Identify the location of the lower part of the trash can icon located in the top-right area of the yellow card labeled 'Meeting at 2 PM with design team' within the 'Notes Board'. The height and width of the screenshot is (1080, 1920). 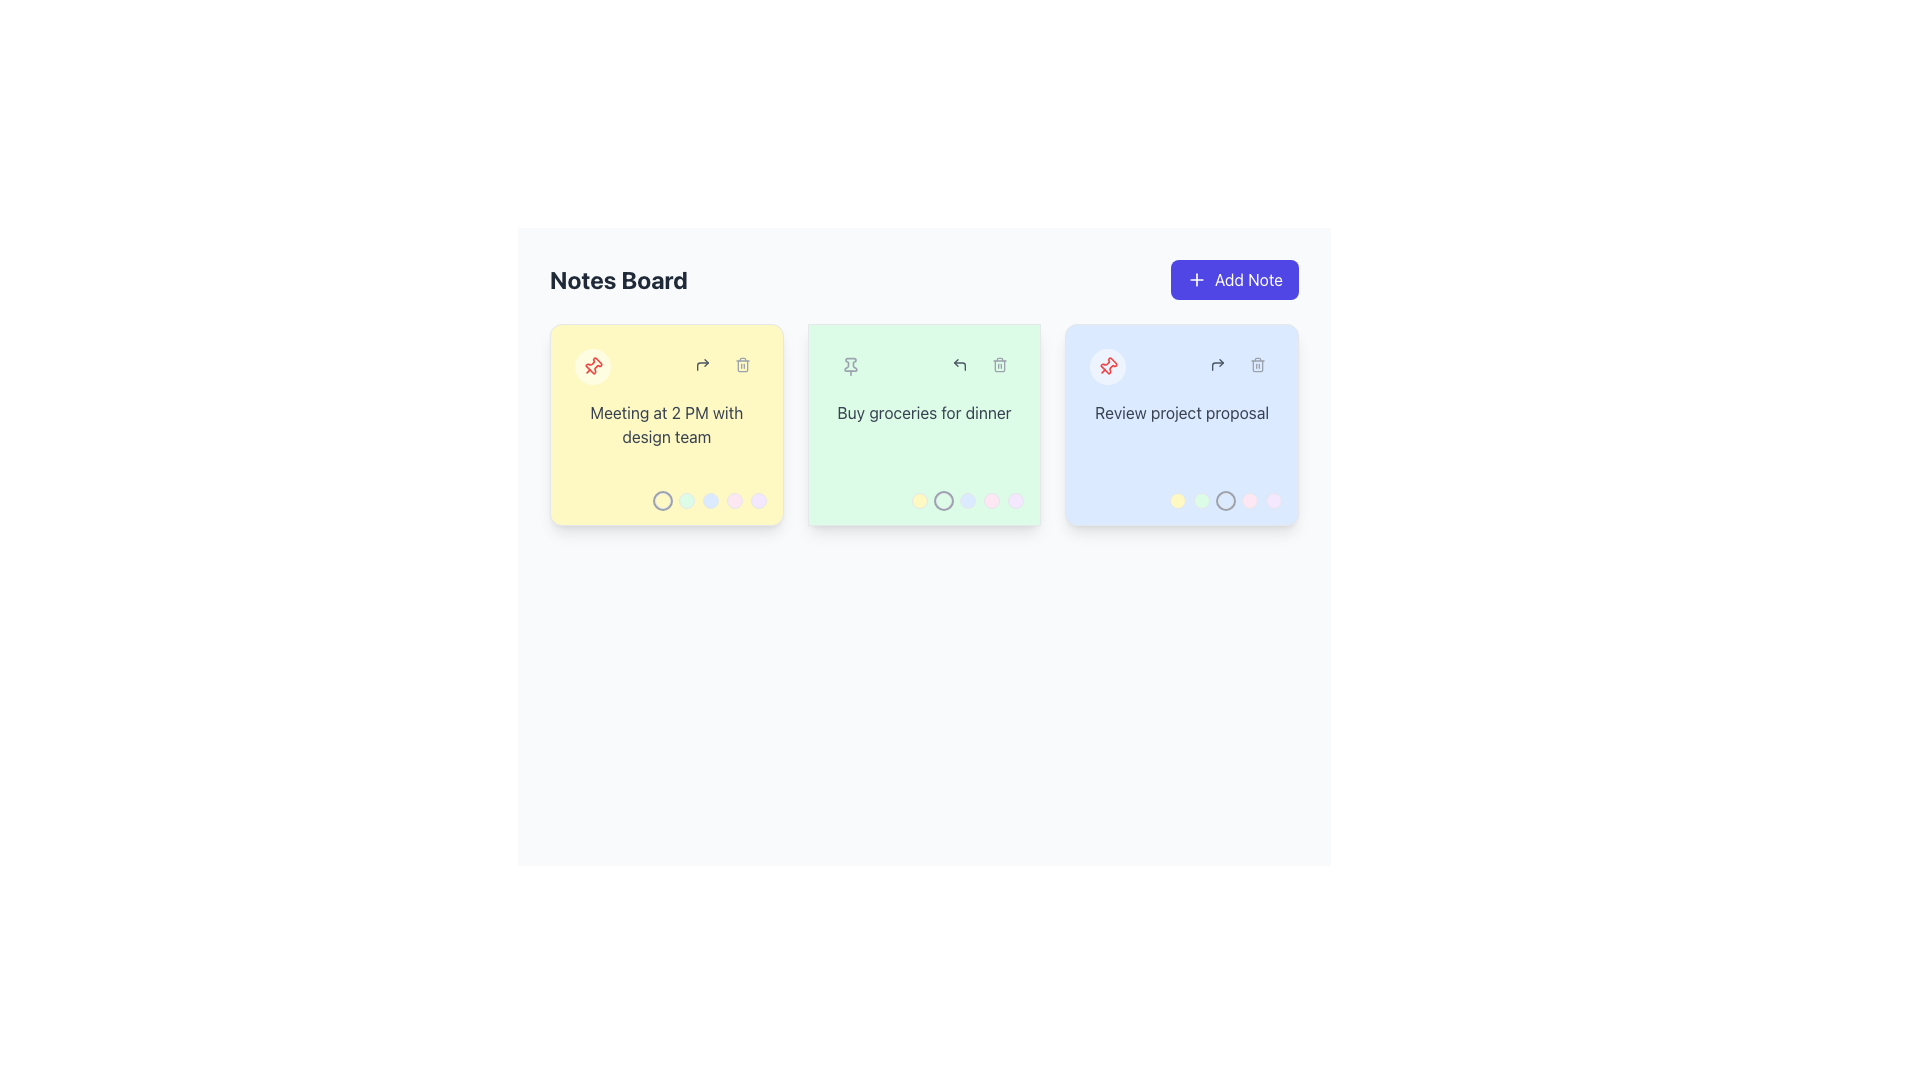
(741, 366).